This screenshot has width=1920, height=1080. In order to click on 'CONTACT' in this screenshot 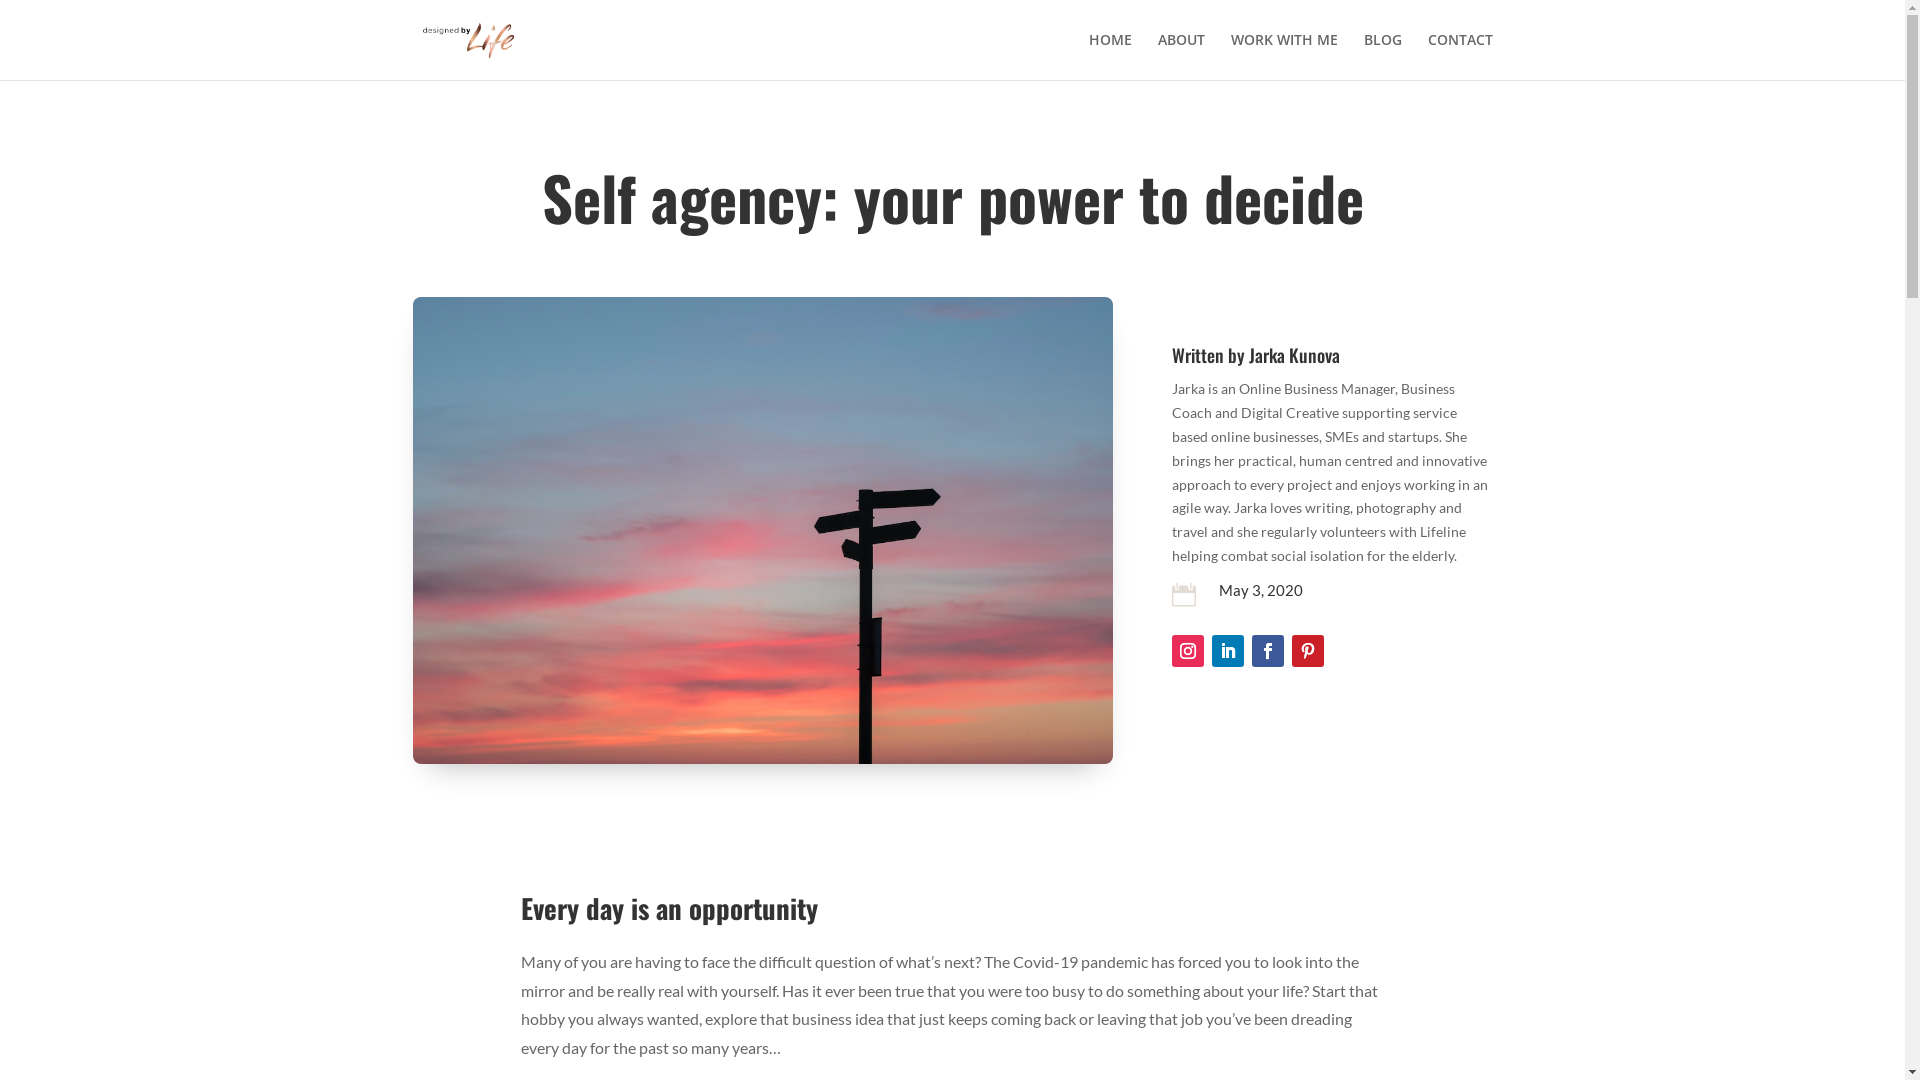, I will do `click(1460, 55)`.